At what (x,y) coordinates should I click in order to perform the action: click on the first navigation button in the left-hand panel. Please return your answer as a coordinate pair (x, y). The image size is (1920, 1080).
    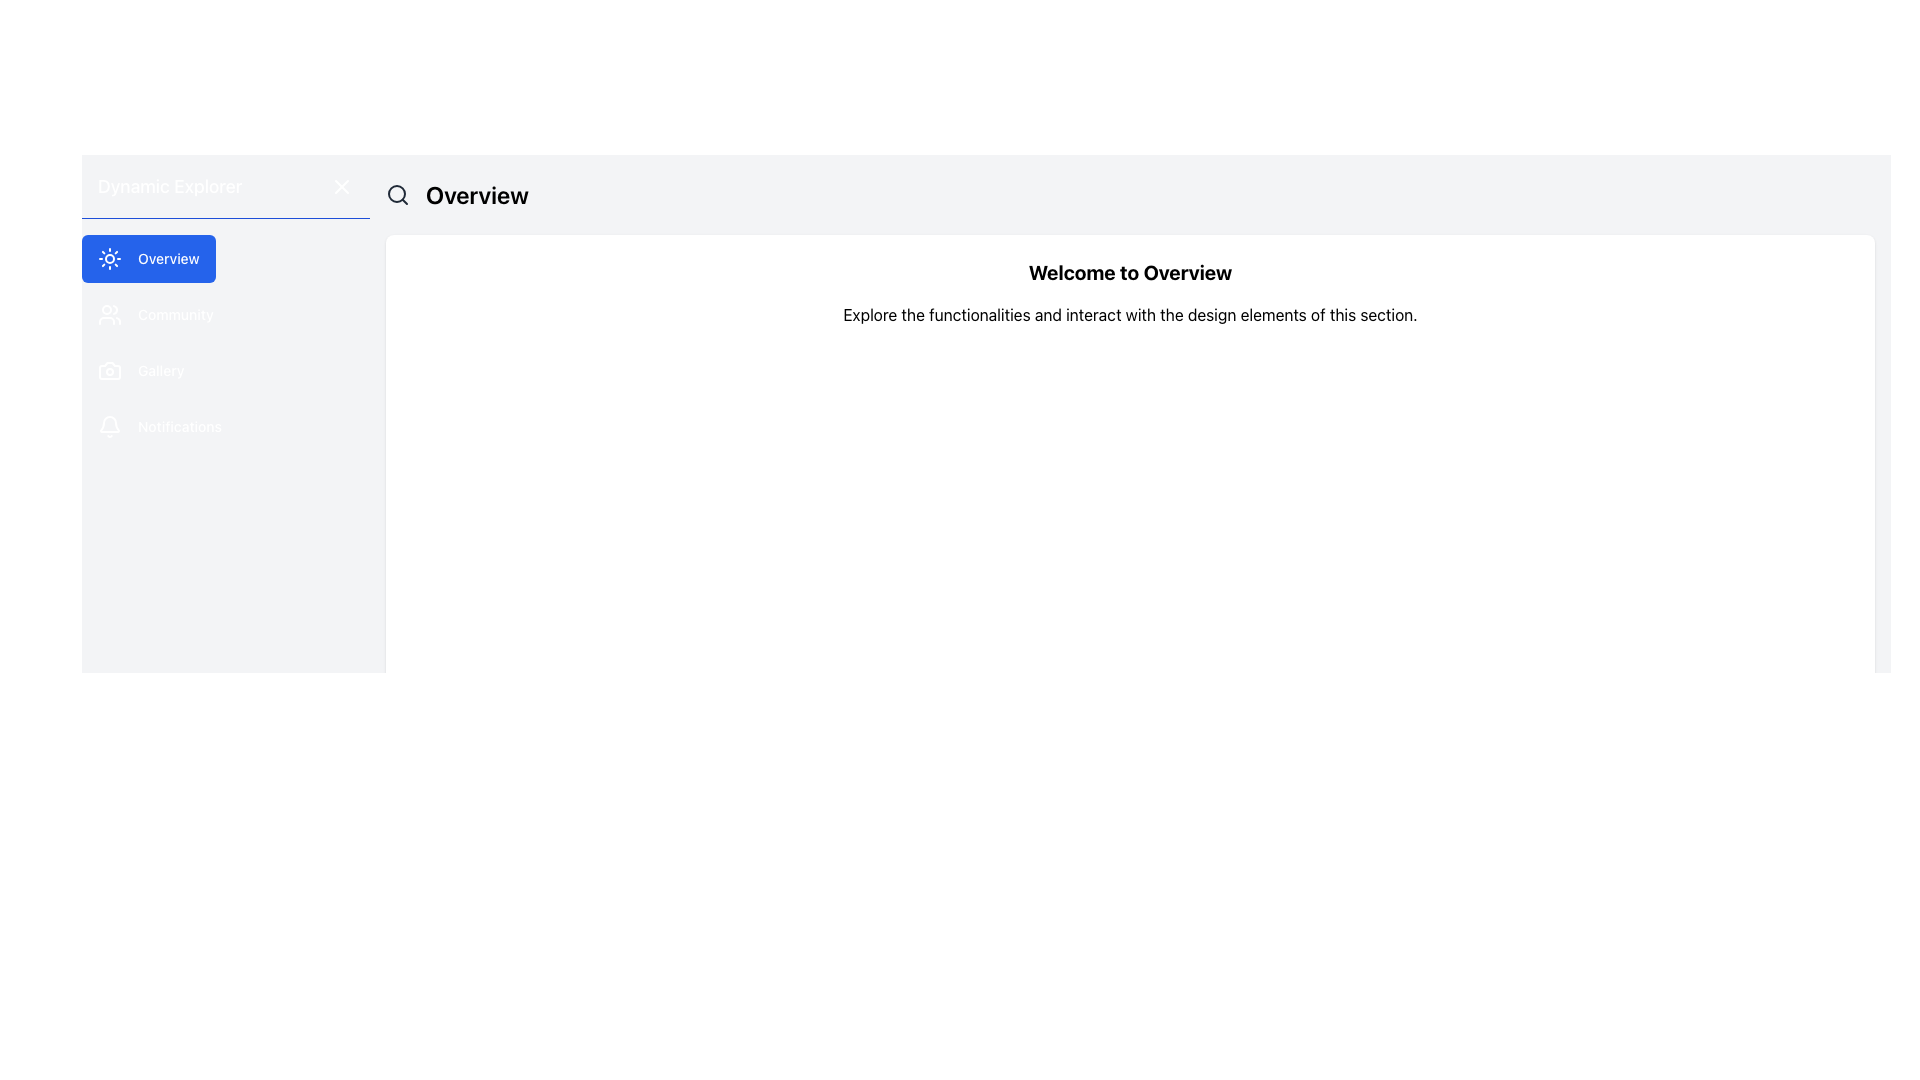
    Looking at the image, I should click on (147, 257).